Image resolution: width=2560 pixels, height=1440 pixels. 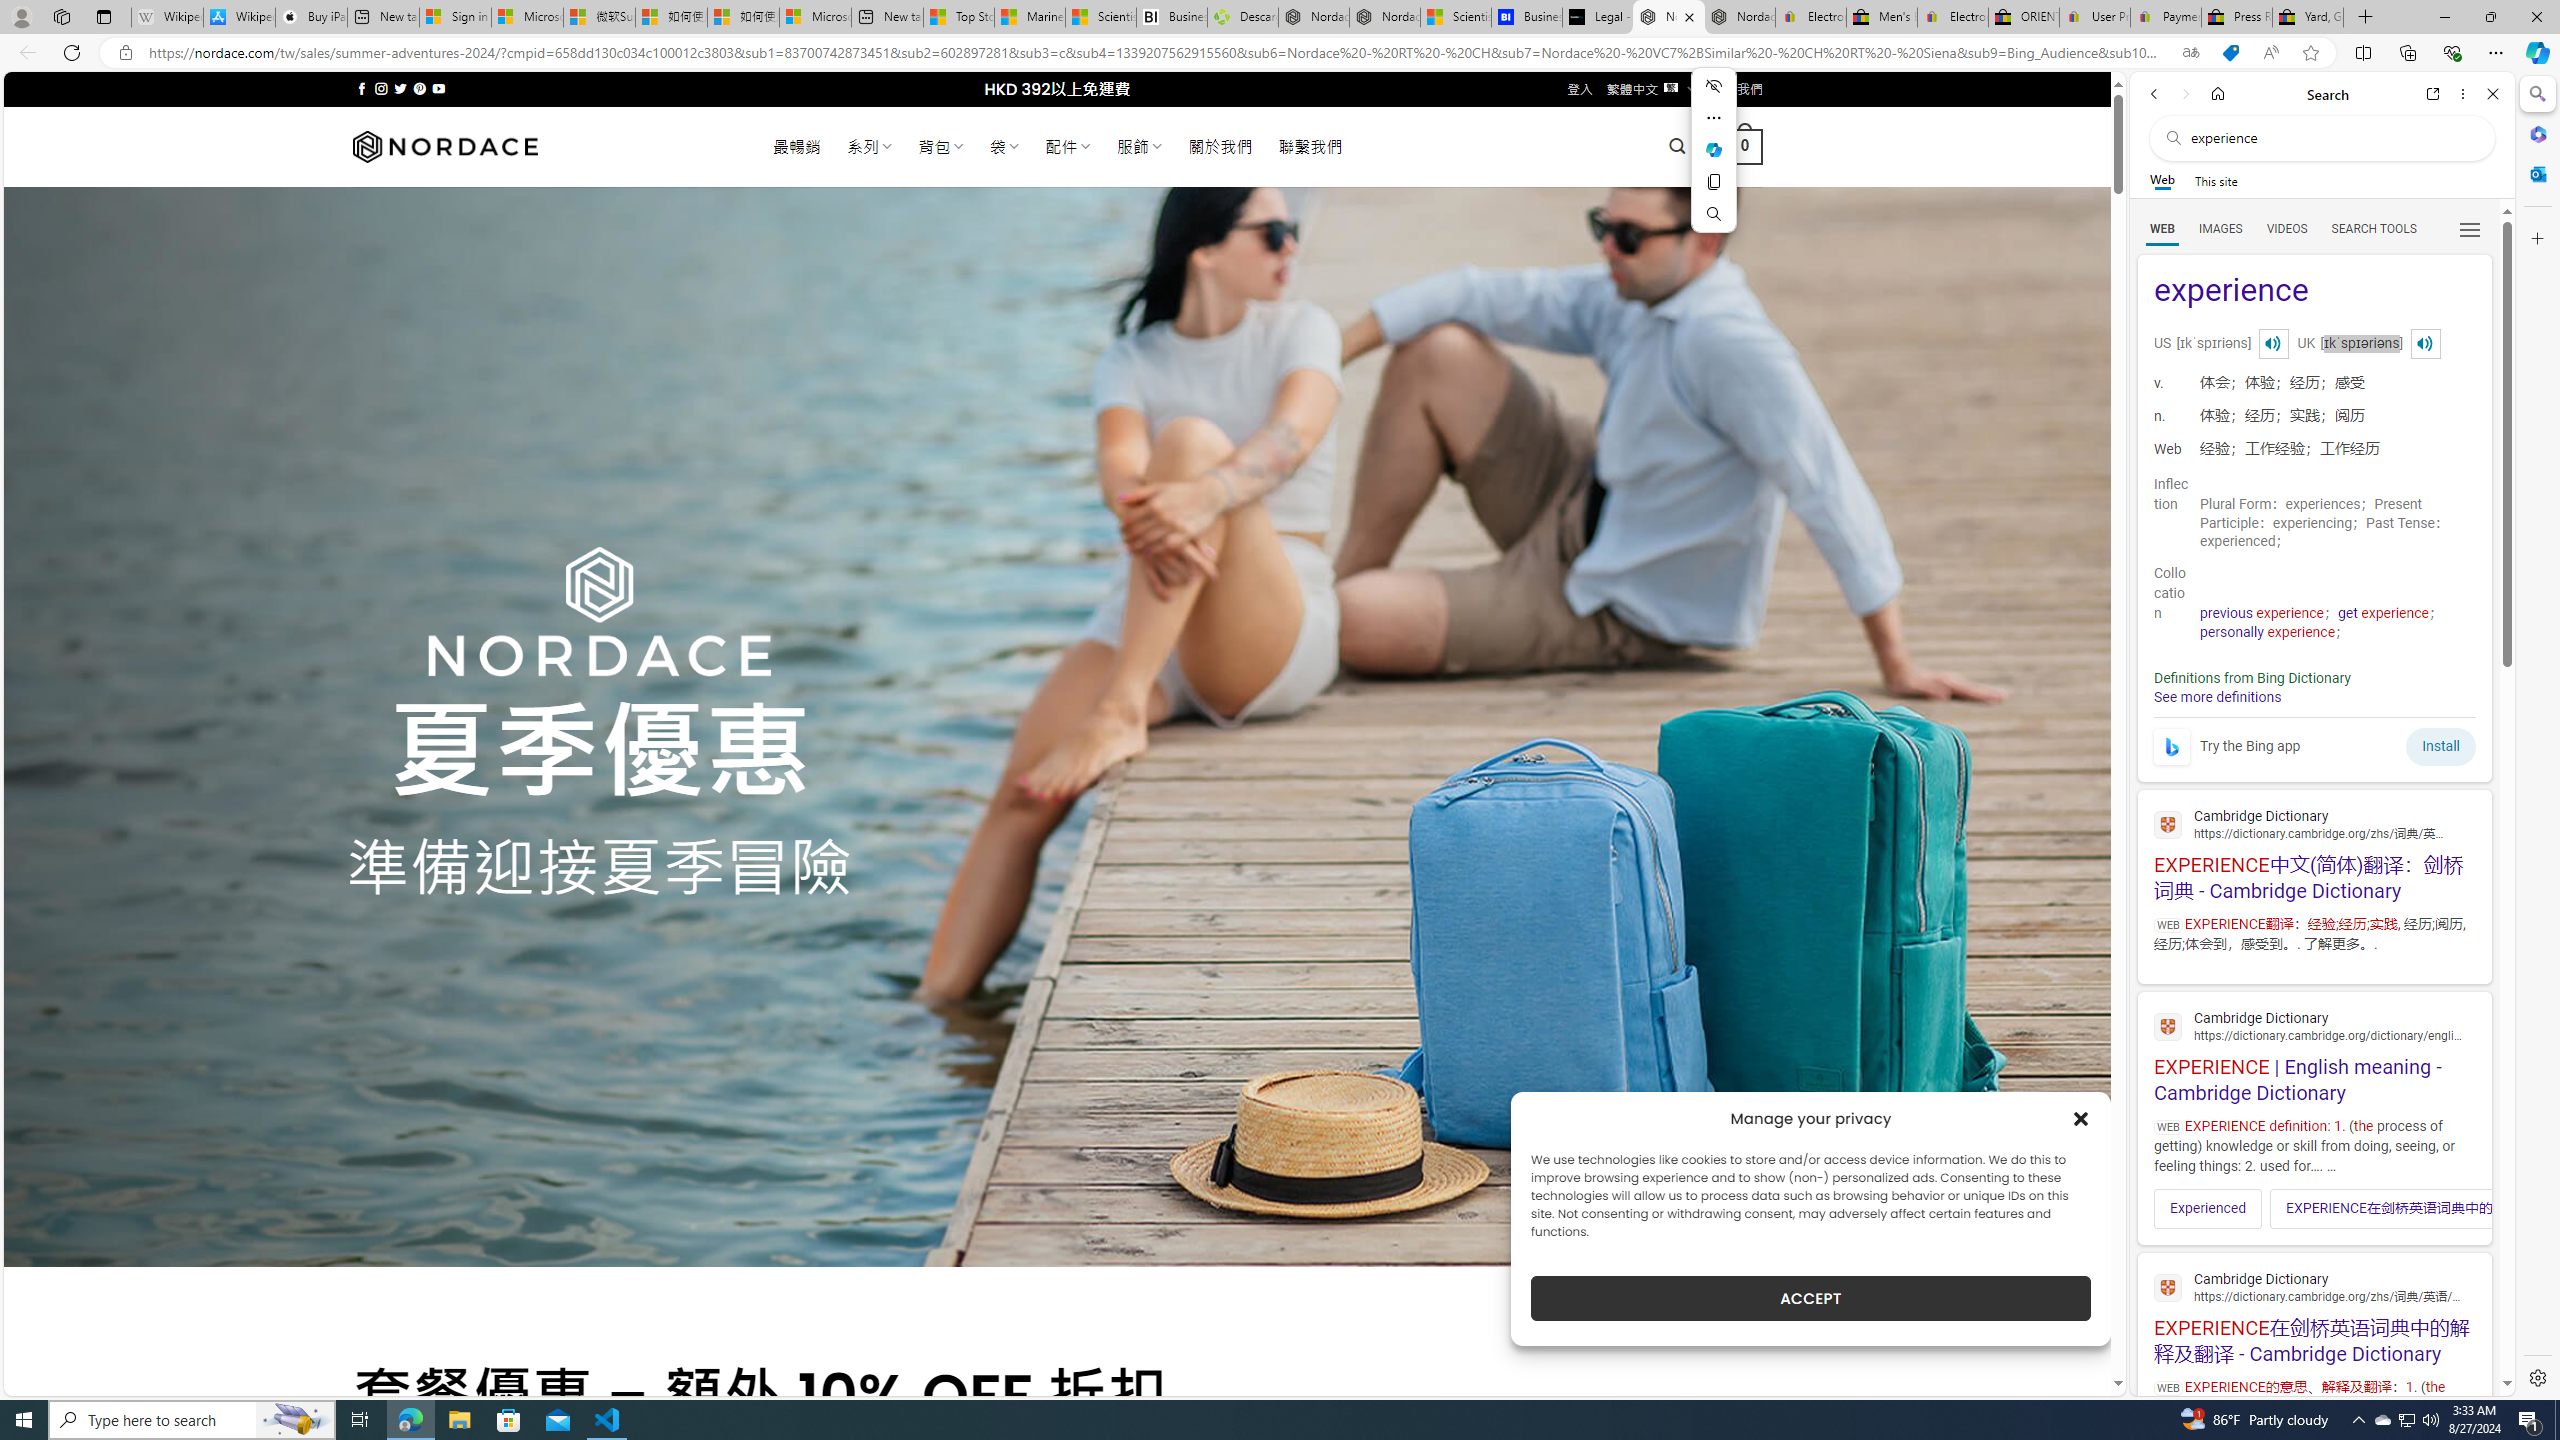 I want to click on 'Experienced', so click(x=2208, y=1207).